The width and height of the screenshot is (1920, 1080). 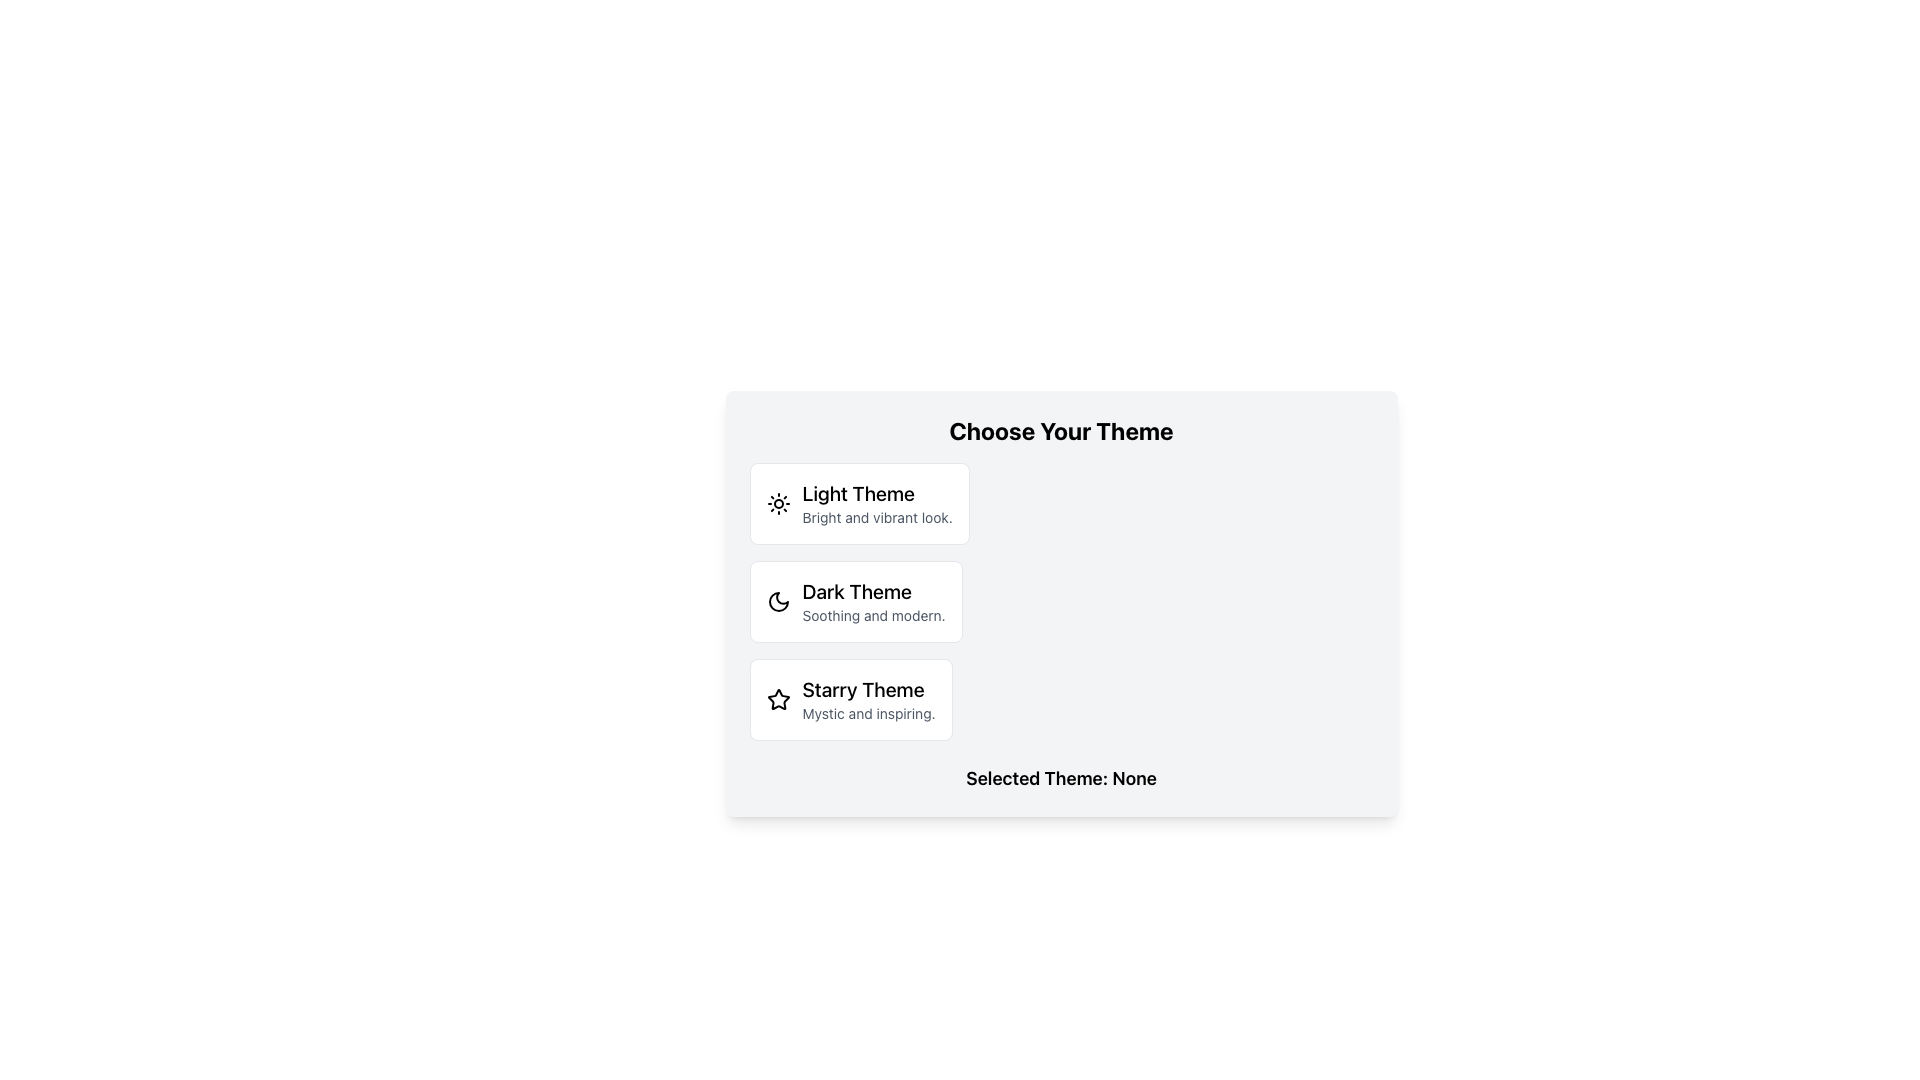 I want to click on descriptive text label that provides additional information about the 'Light Theme' option, located directly beneath the 'Light Theme' text, so click(x=877, y=516).